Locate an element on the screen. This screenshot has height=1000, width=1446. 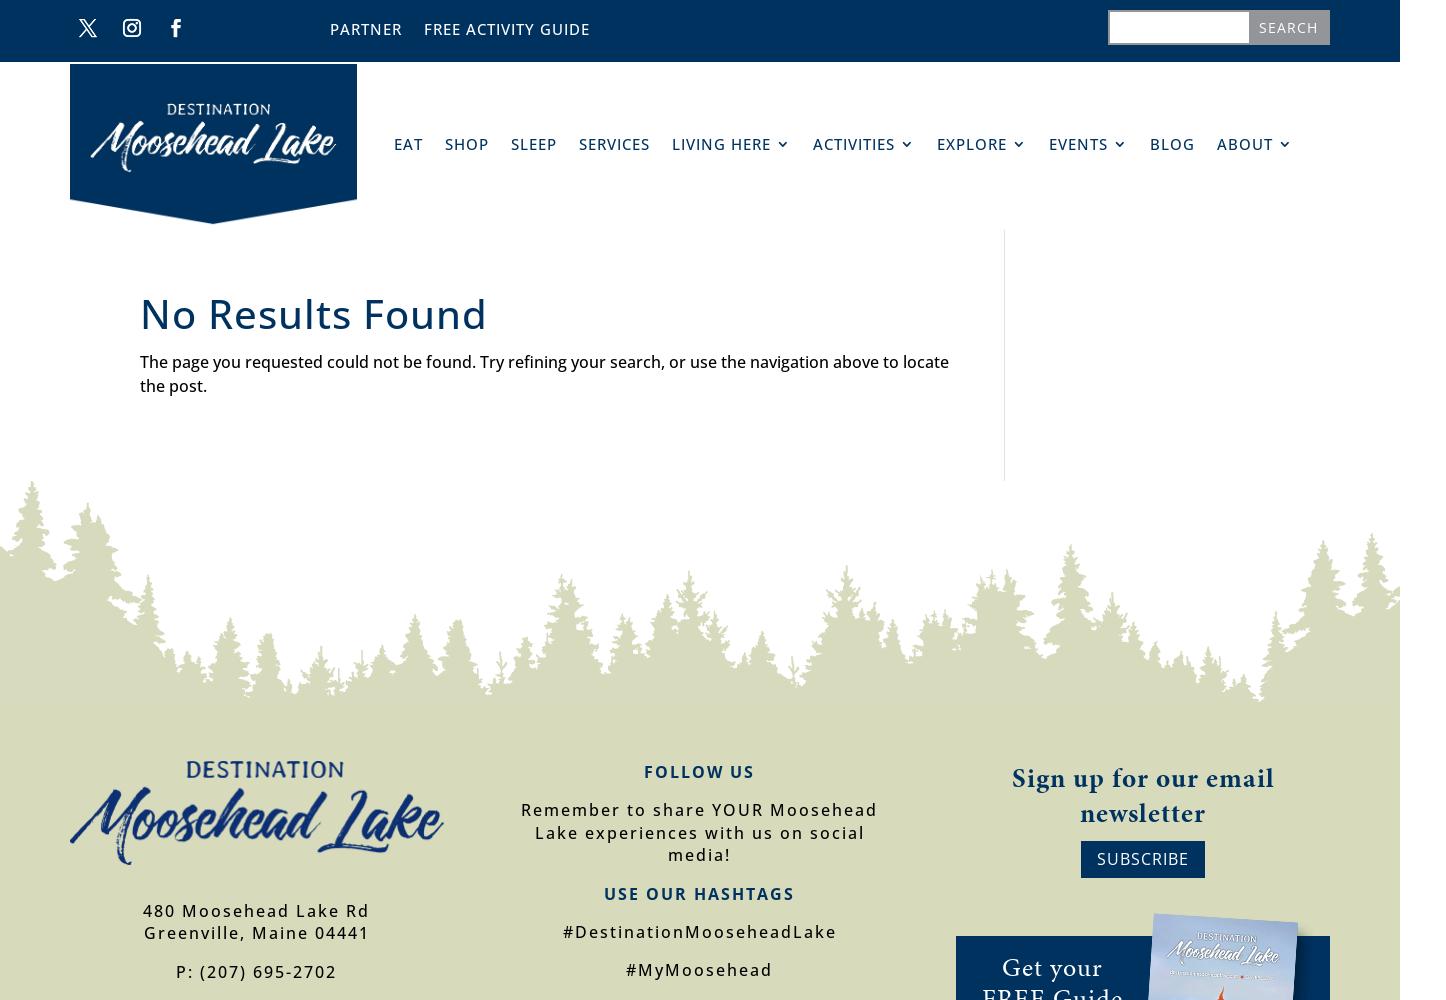
'SEASONS' is located at coordinates (768, 199).